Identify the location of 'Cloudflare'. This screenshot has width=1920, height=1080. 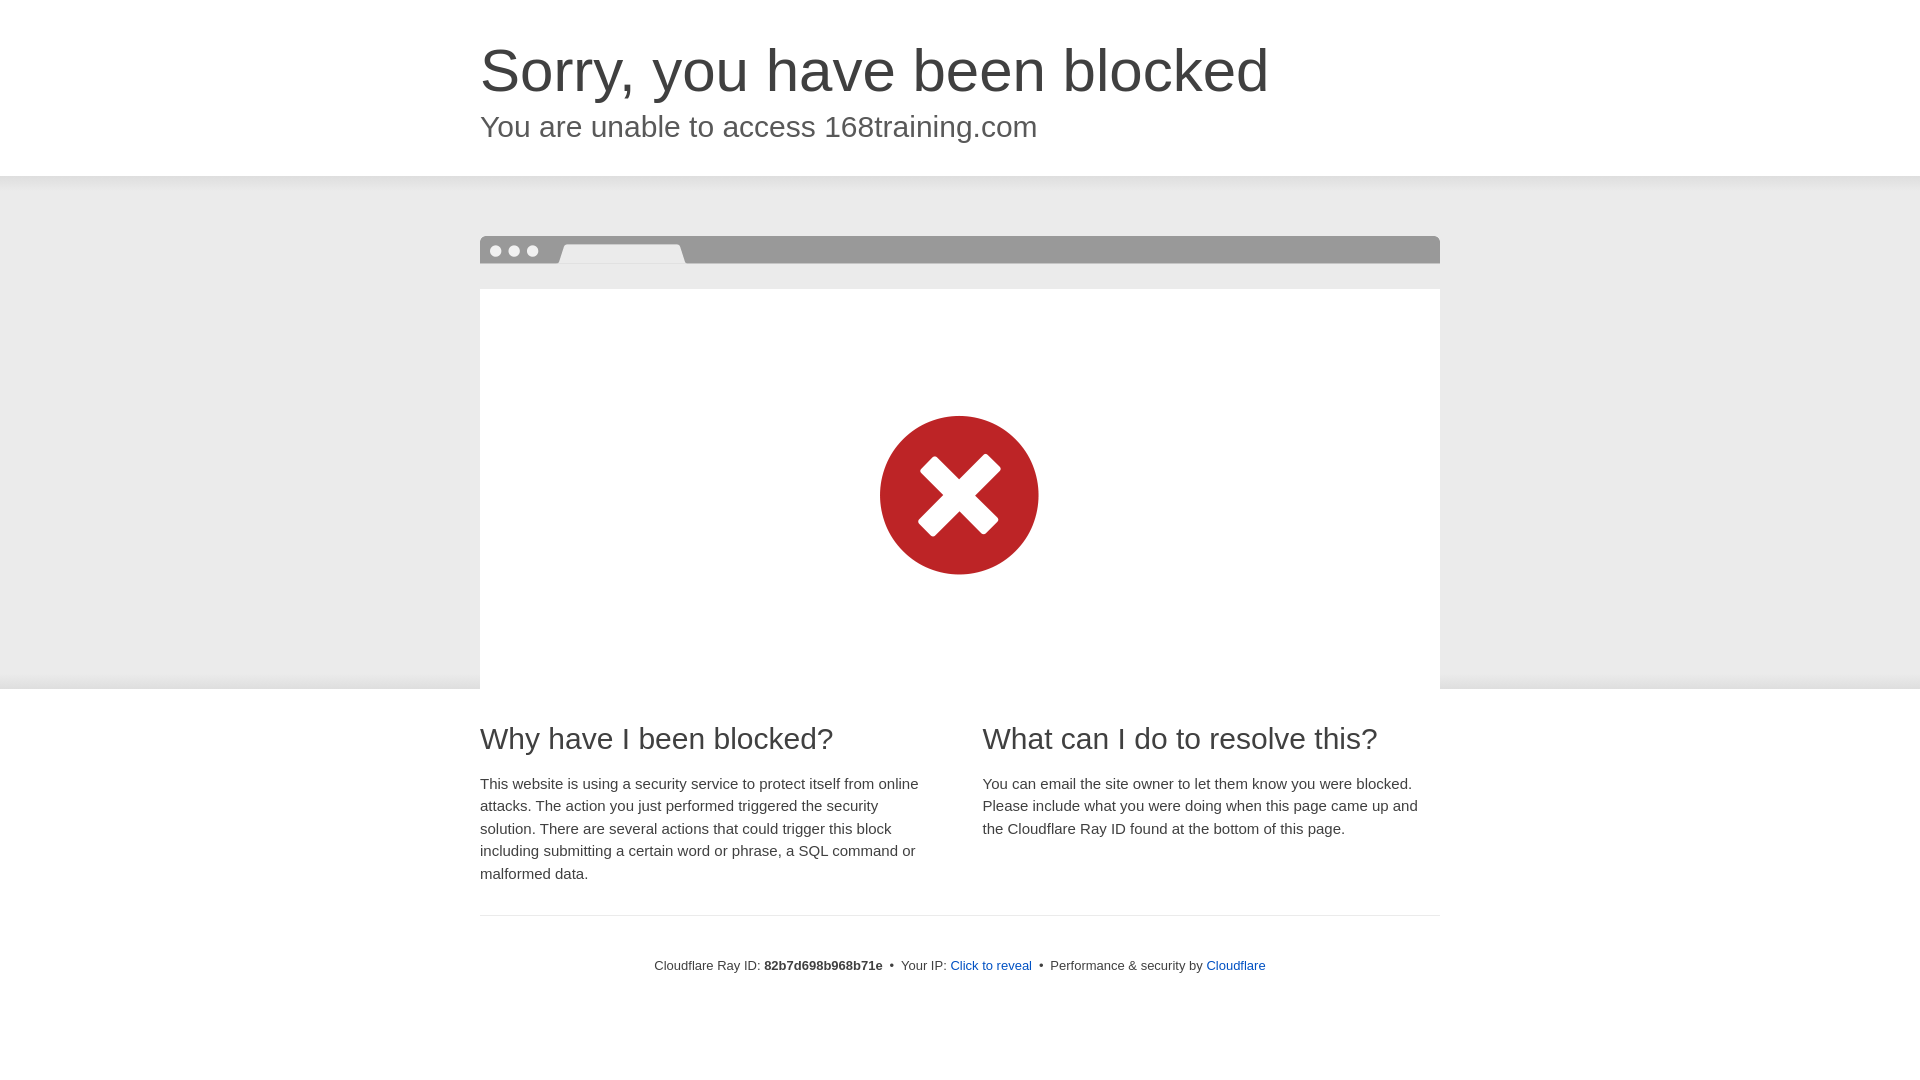
(1234, 964).